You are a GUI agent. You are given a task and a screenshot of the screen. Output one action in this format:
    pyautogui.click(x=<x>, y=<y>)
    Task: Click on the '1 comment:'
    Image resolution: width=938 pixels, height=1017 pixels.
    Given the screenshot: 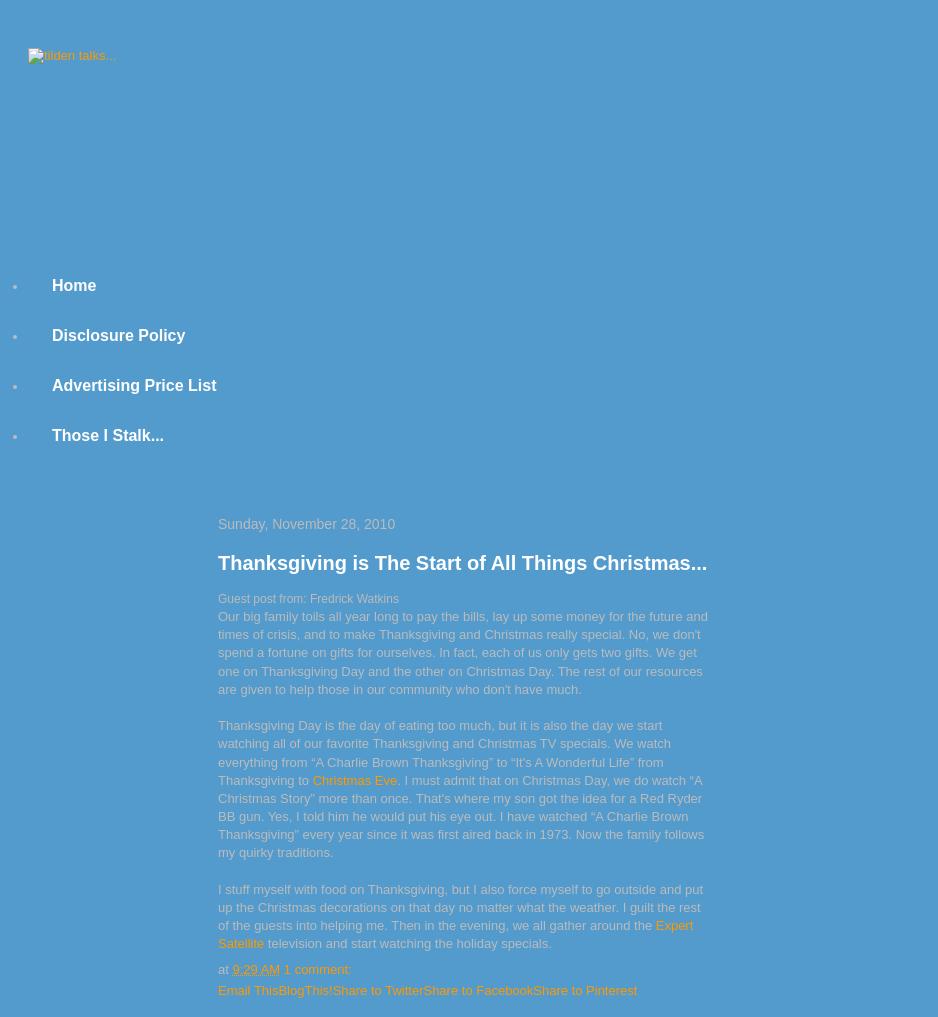 What is the action you would take?
    pyautogui.click(x=316, y=969)
    